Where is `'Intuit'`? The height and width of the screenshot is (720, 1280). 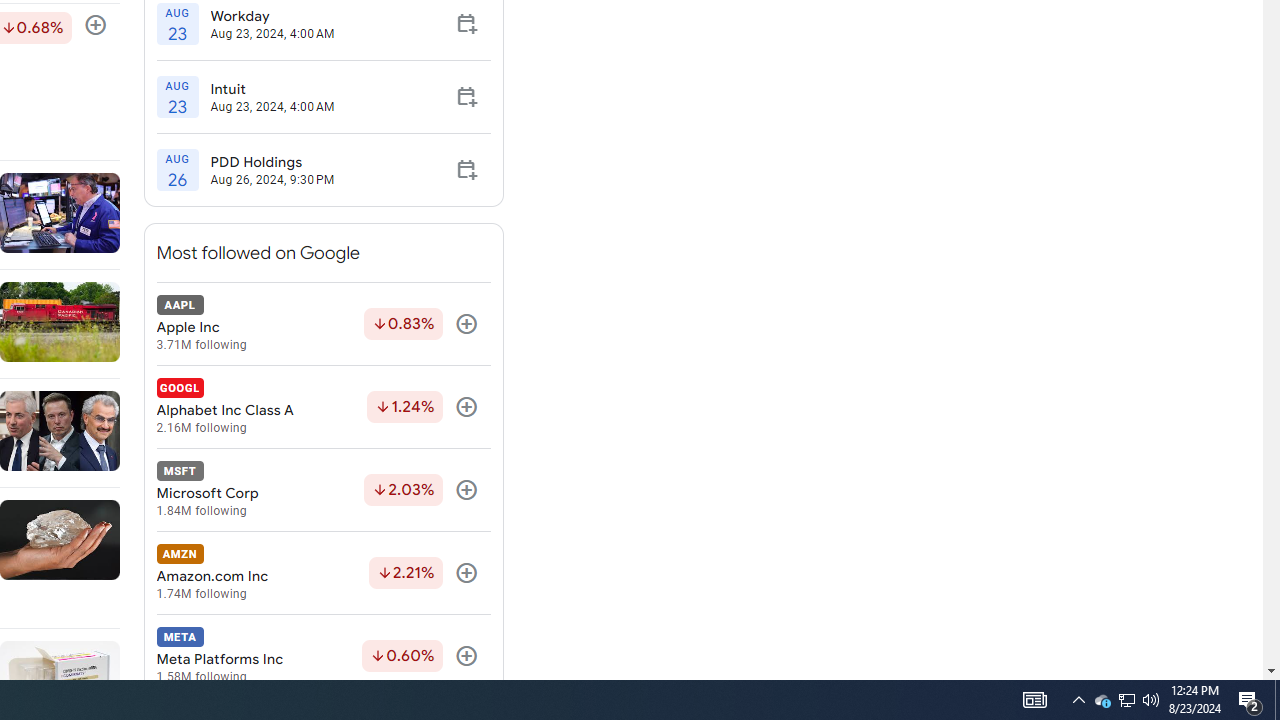 'Intuit' is located at coordinates (271, 88).